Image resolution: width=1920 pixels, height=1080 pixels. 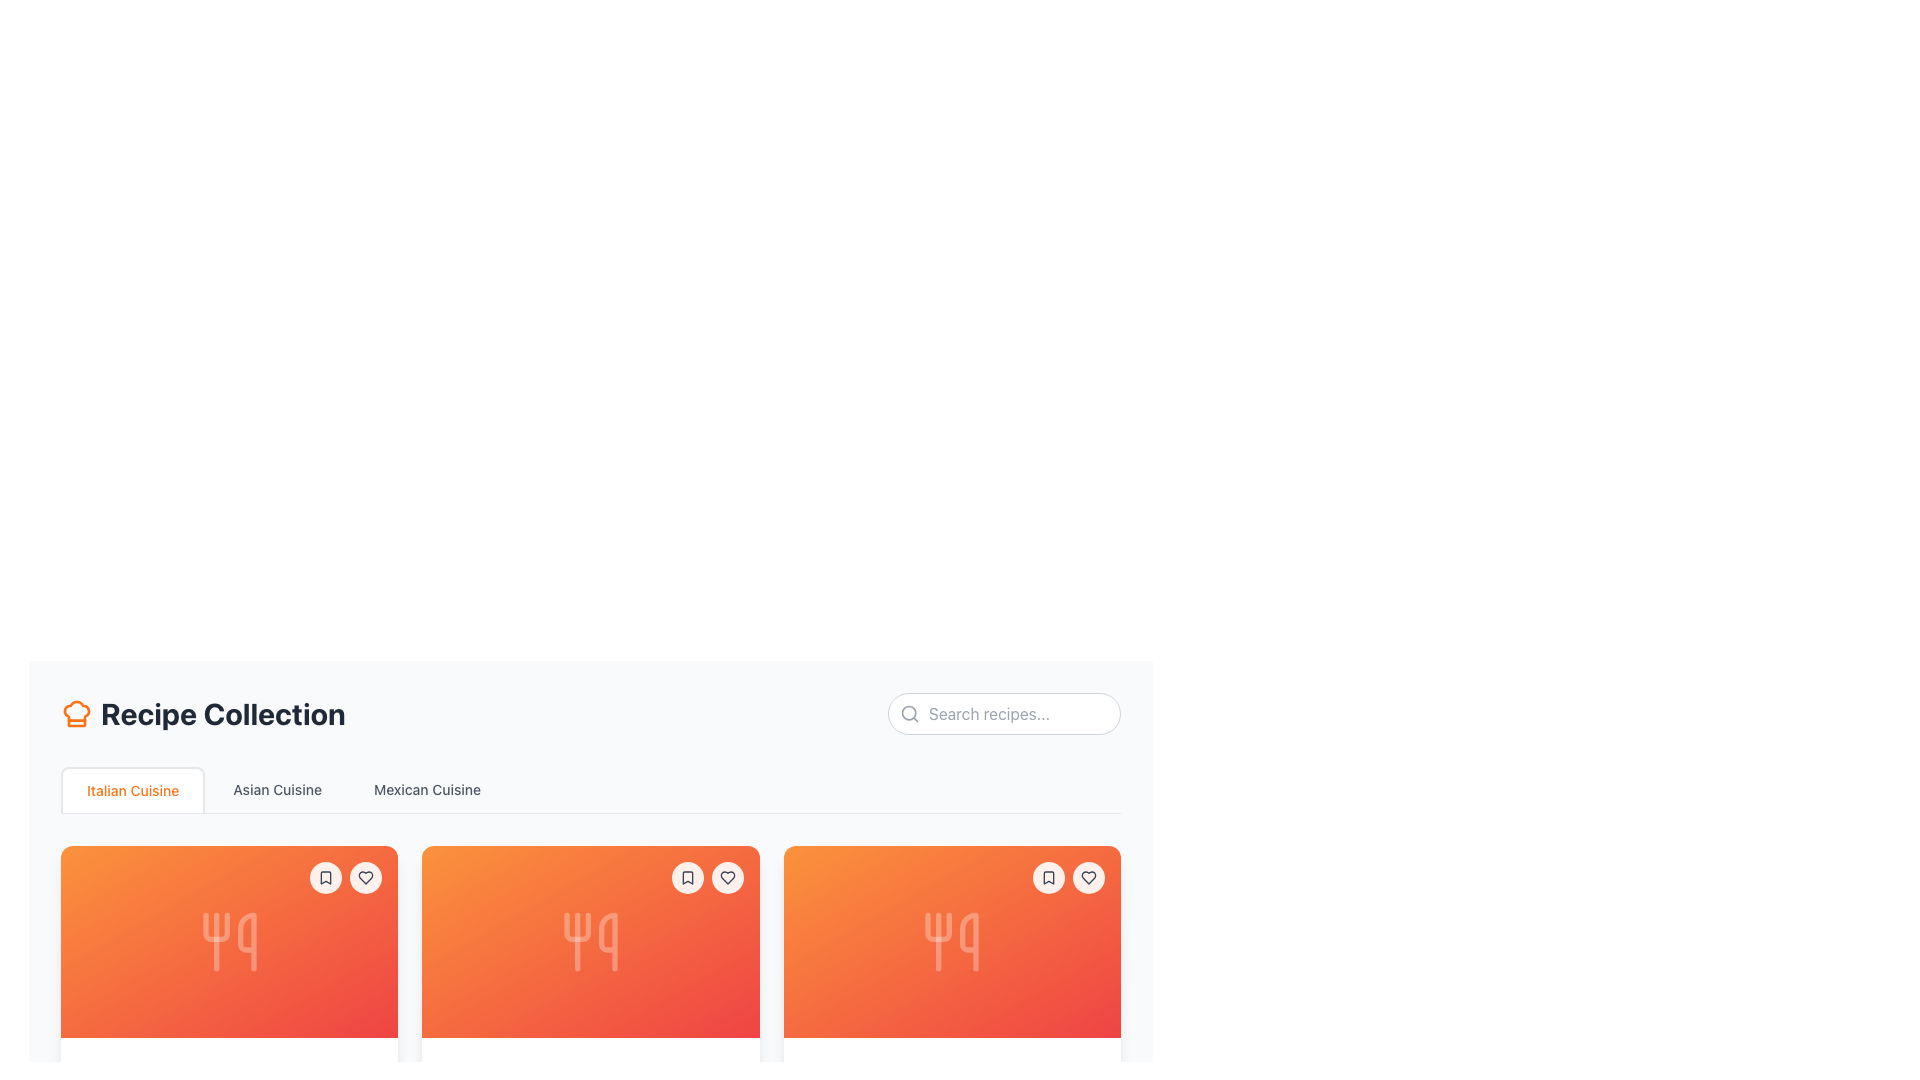 What do you see at coordinates (76, 712) in the screenshot?
I see `the culinary-themed icon located to the left of the 'Recipe Collection' text in the header section` at bounding box center [76, 712].